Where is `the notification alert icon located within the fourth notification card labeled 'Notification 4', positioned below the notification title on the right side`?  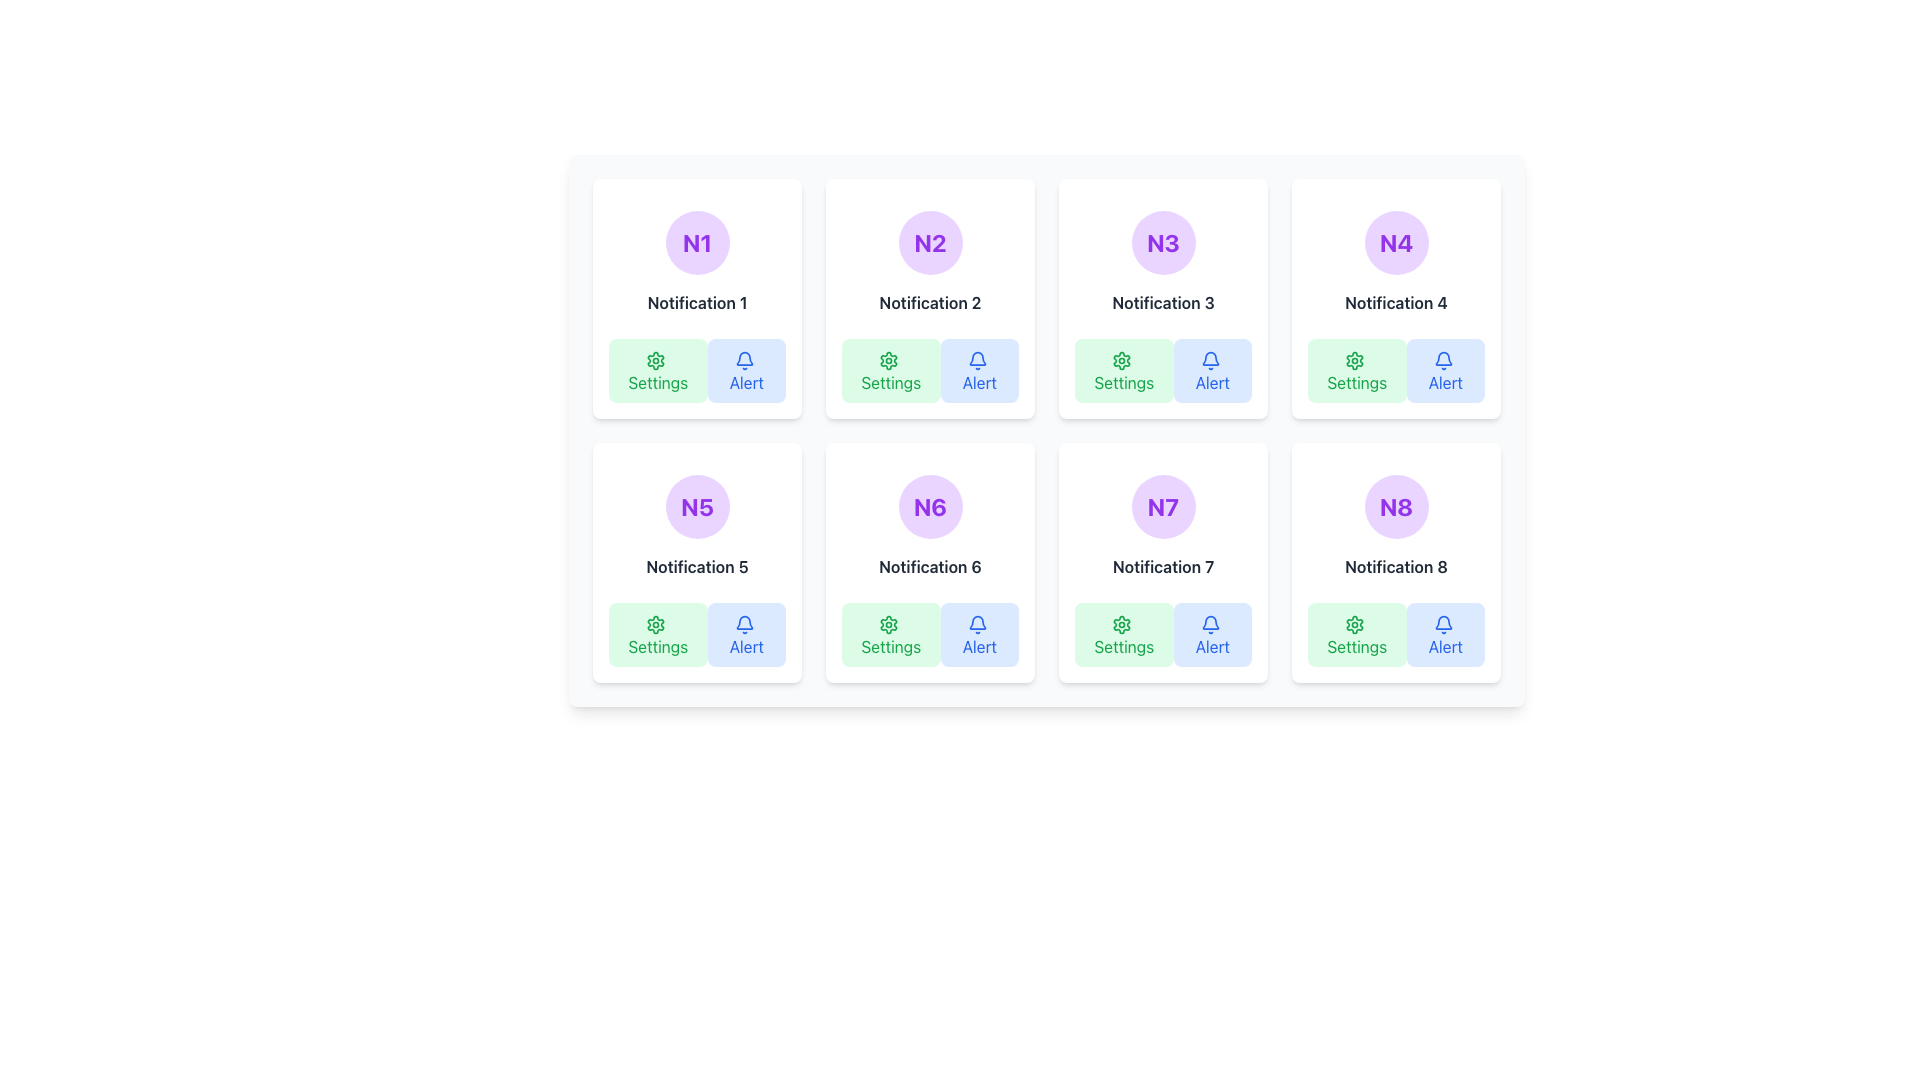 the notification alert icon located within the fourth notification card labeled 'Notification 4', positioned below the notification title on the right side is located at coordinates (1443, 357).